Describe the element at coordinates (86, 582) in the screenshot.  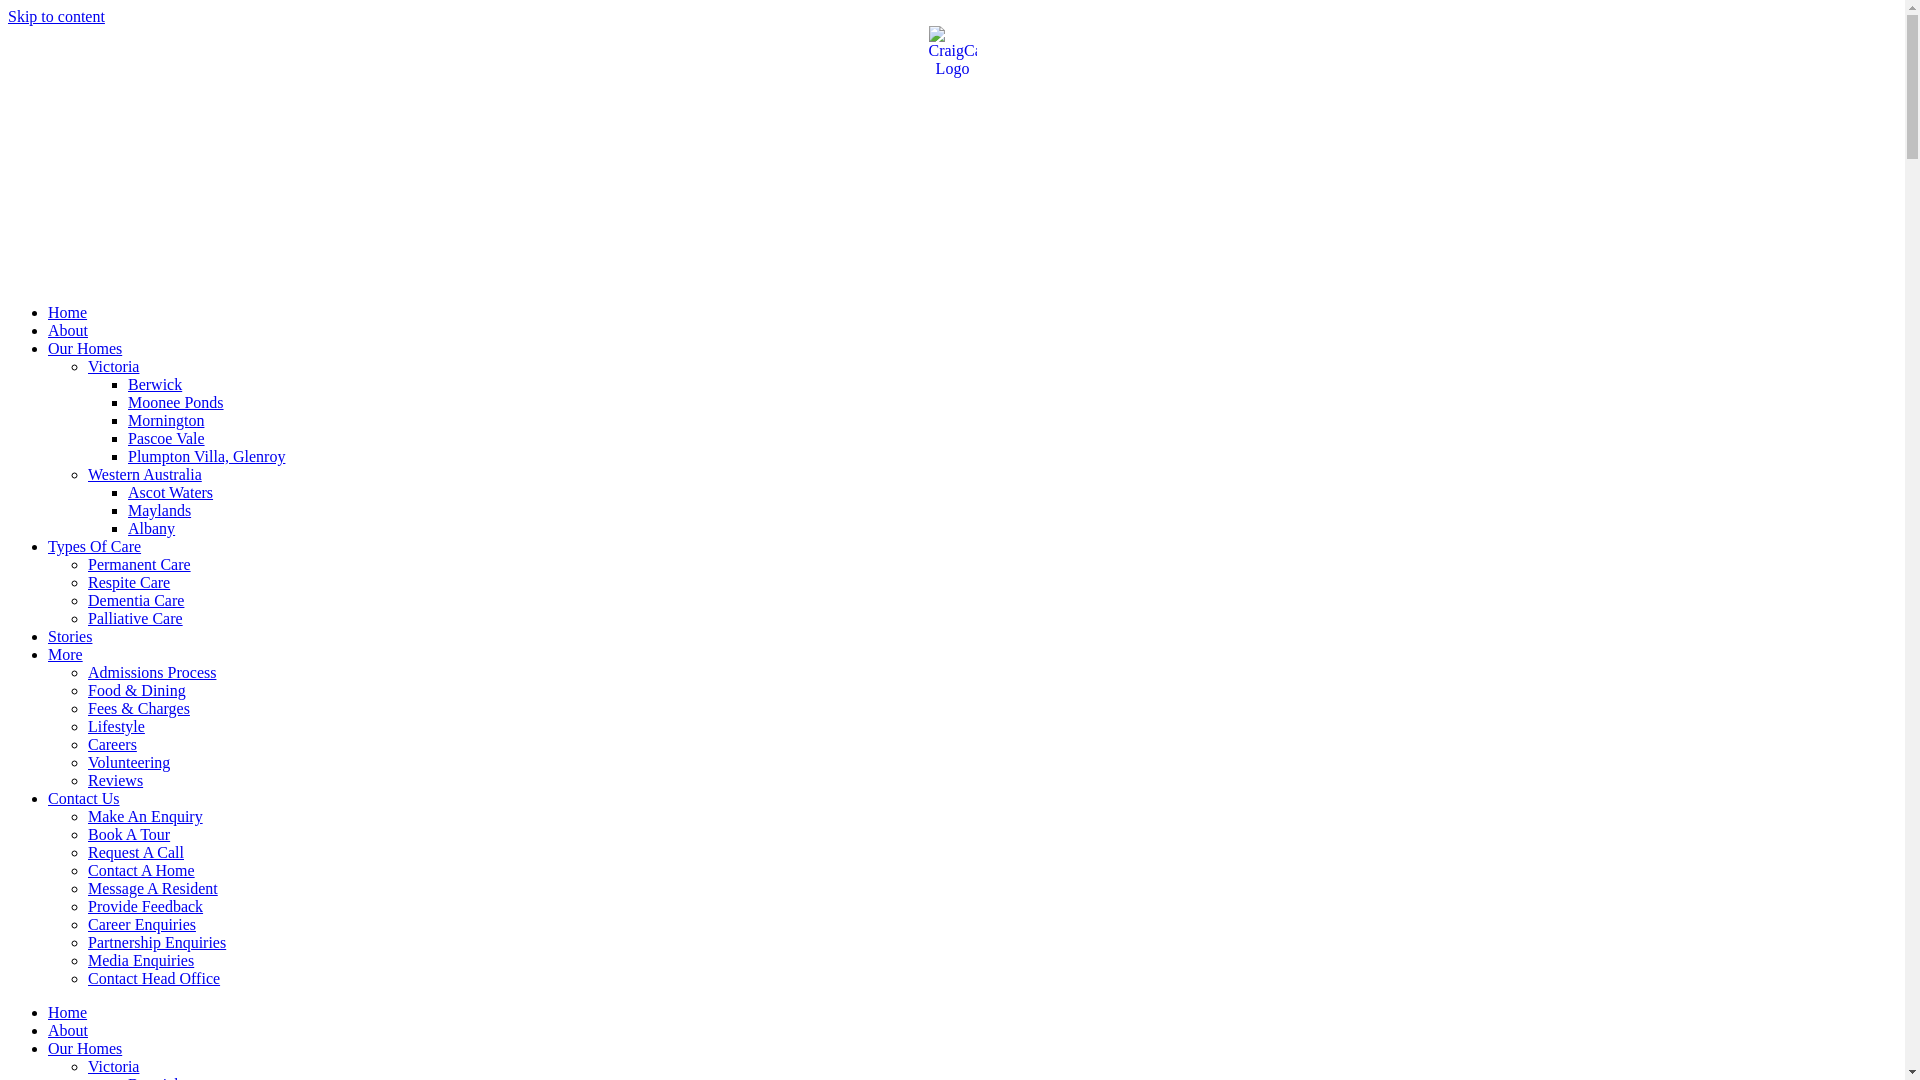
I see `'Respite Care'` at that location.